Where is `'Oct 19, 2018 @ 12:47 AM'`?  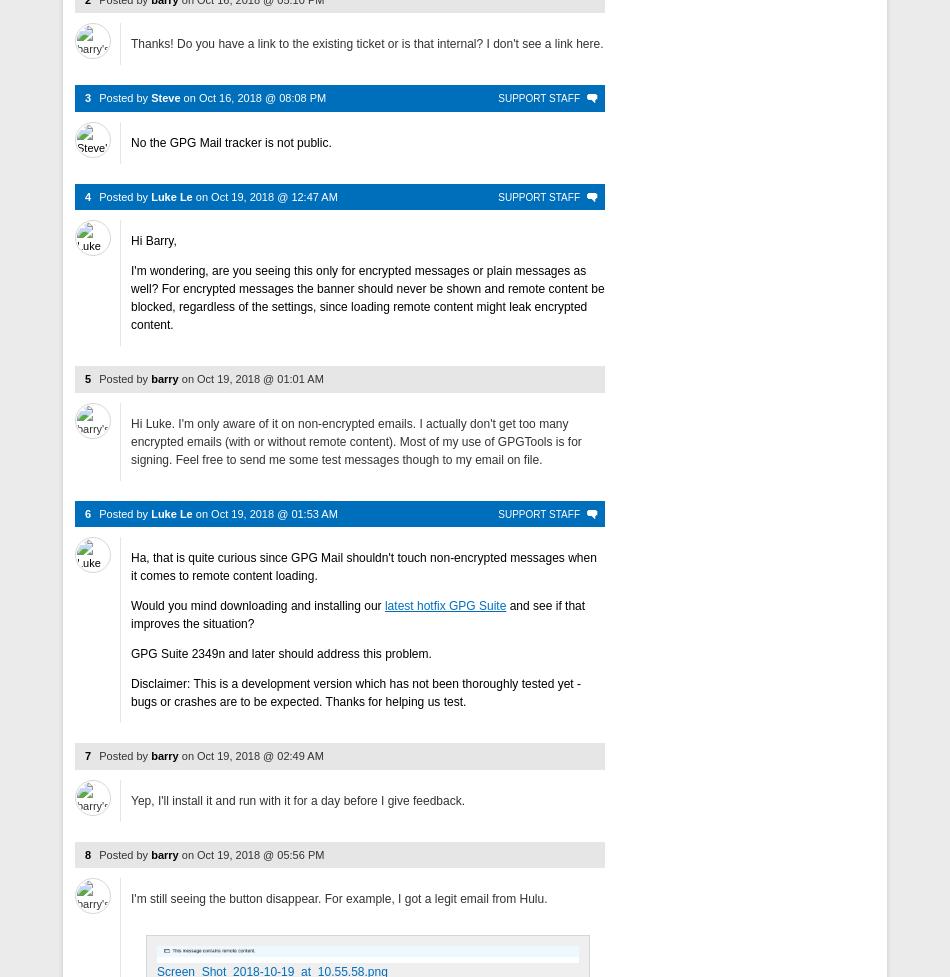
'Oct 19, 2018 @ 12:47 AM' is located at coordinates (272, 194).